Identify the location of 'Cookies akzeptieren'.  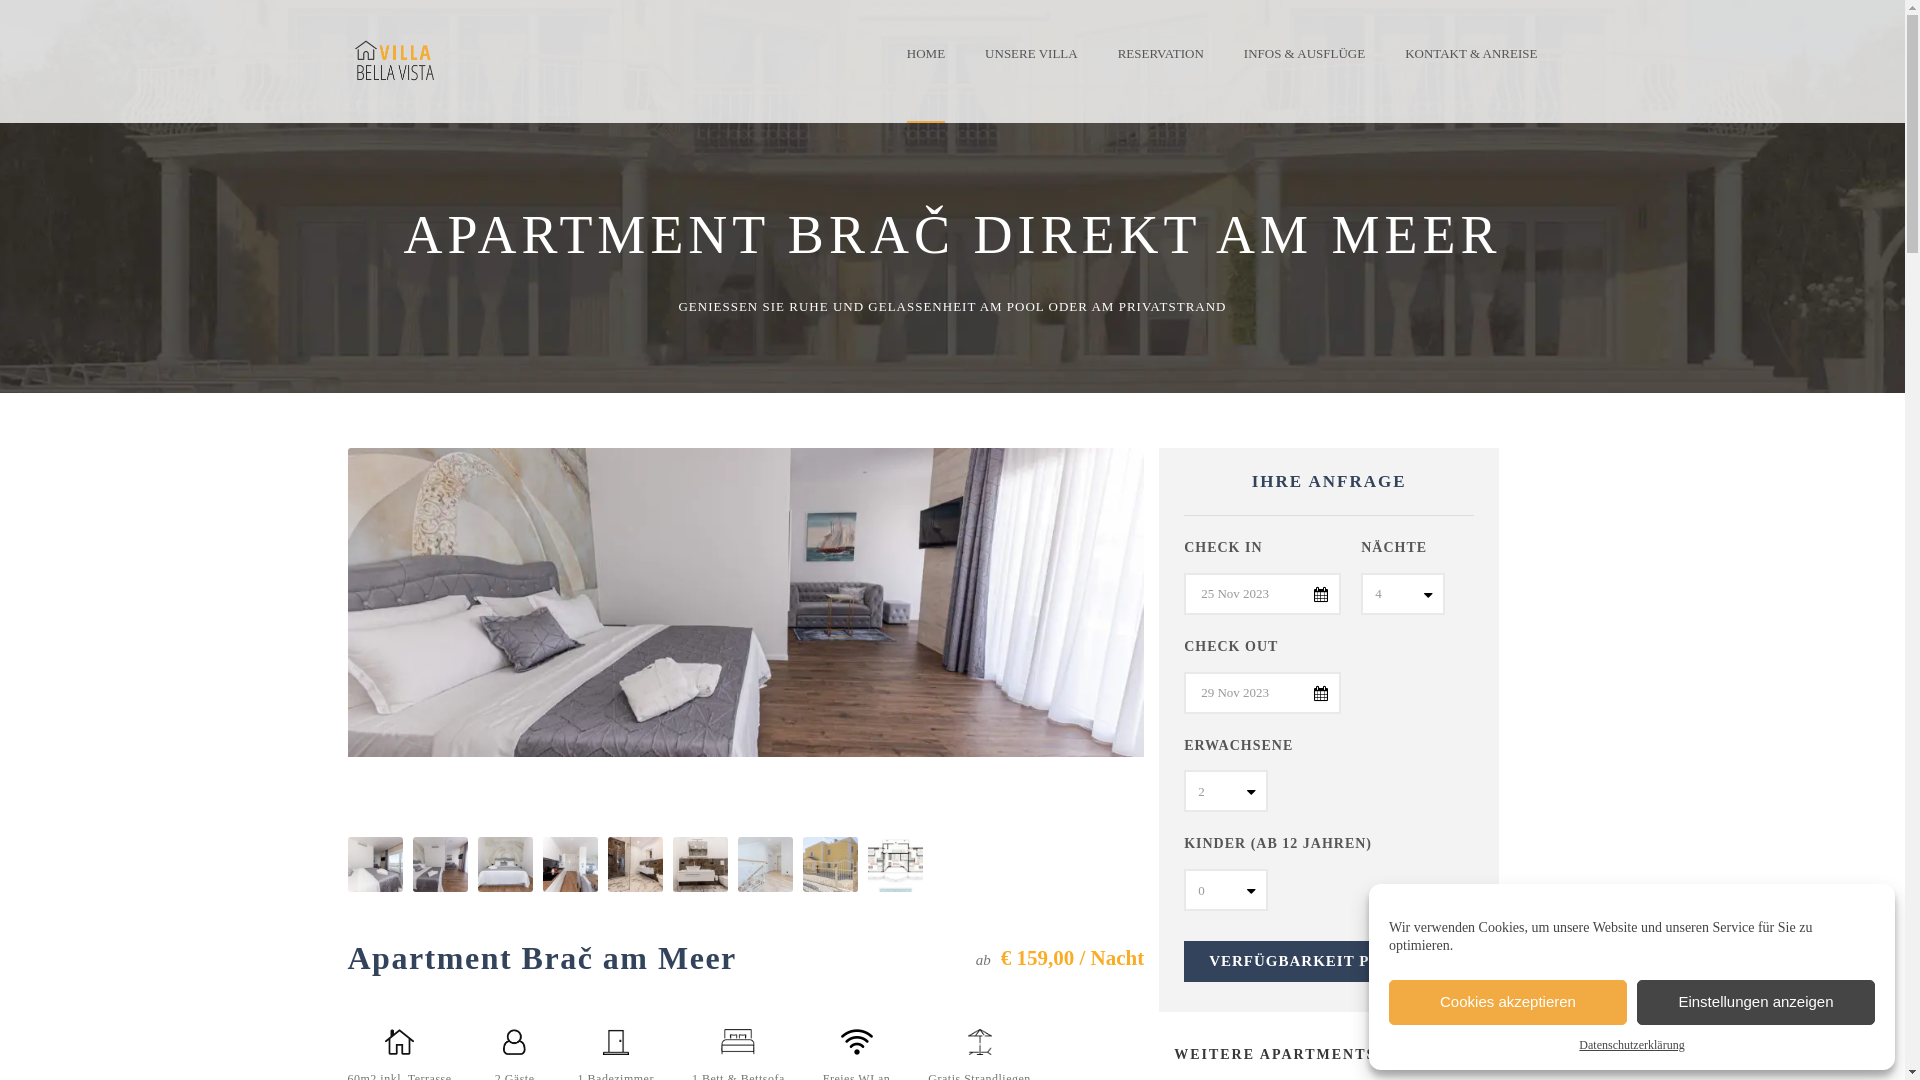
(1507, 1002).